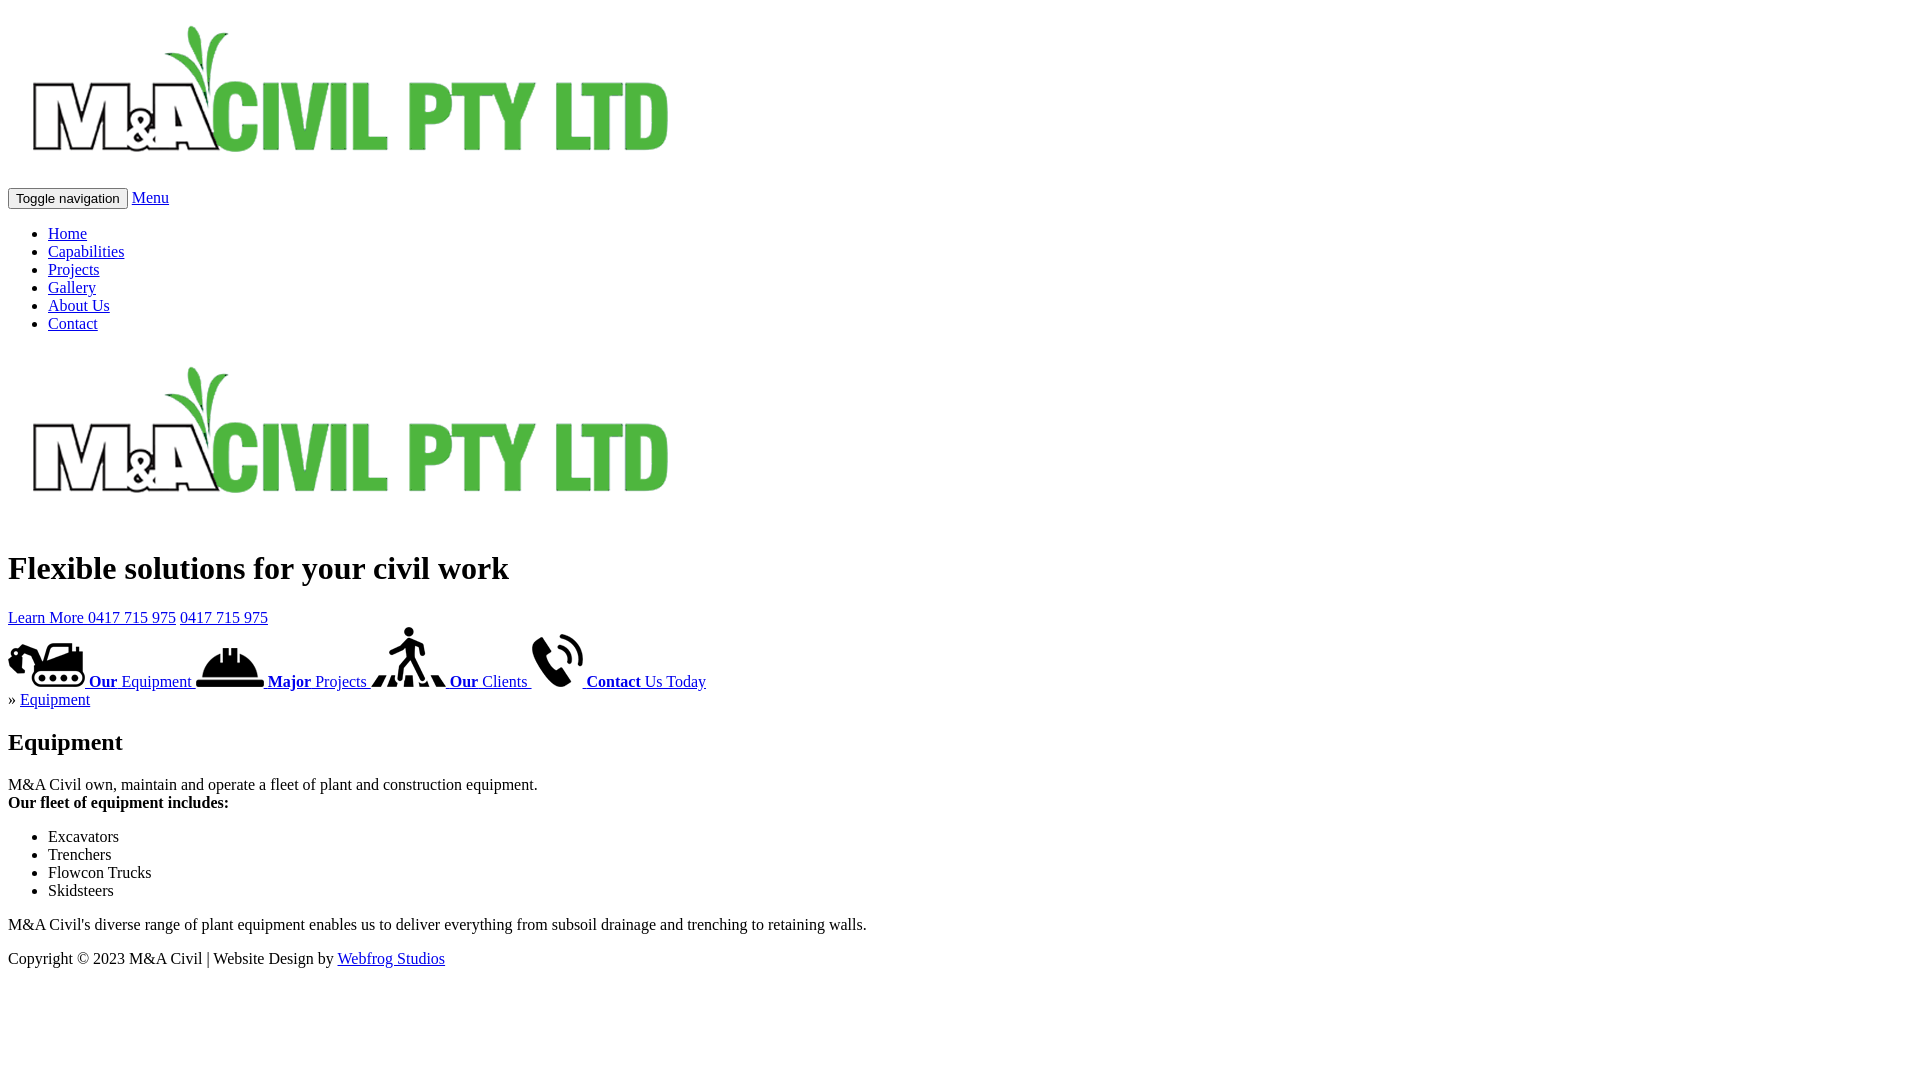 The width and height of the screenshot is (1920, 1080). What do you see at coordinates (224, 616) in the screenshot?
I see `'0417 715 975'` at bounding box center [224, 616].